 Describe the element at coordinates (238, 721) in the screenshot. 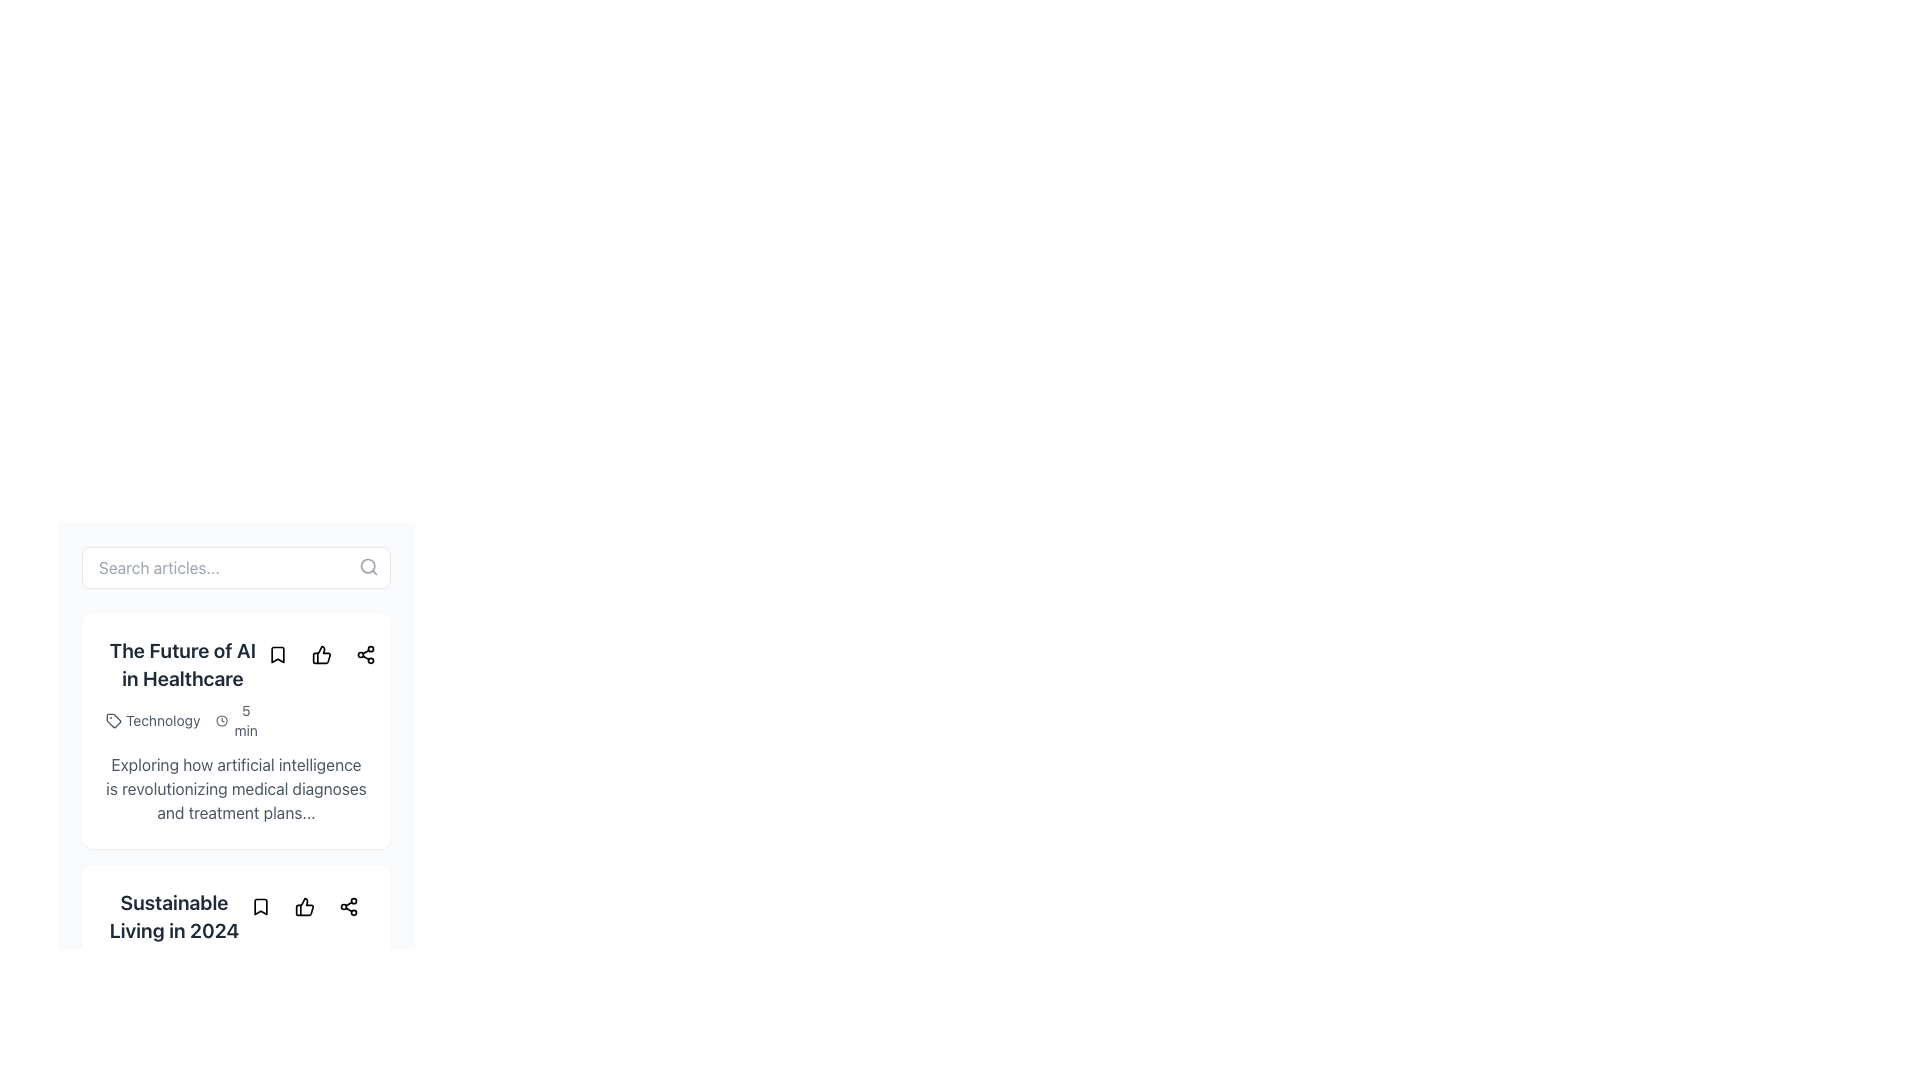

I see `the Label with icon displaying '5 min' next to a clock icon, positioned to the right of the 'Technology' label in the metadata section of the article` at that location.